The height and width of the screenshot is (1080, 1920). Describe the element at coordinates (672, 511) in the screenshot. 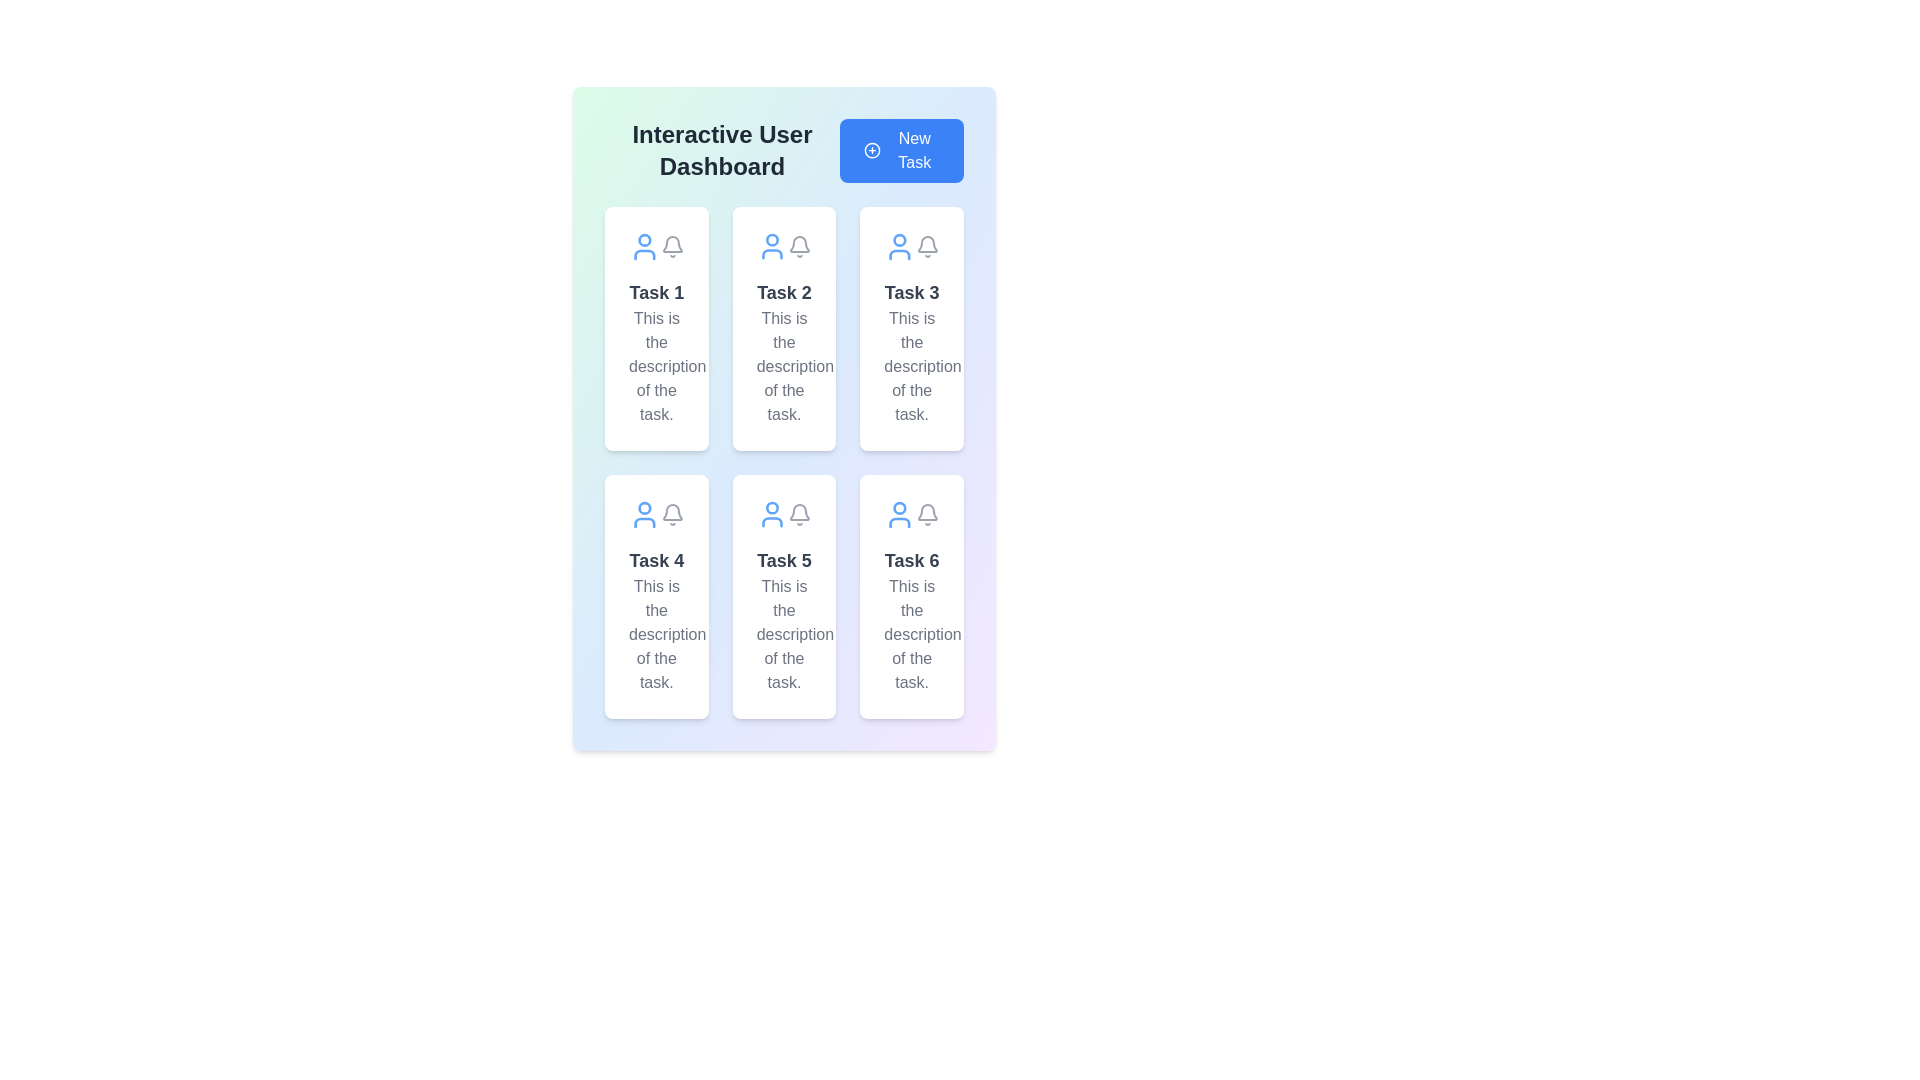

I see `the notification icon located in the upper right corner of the 'Task 4' panel` at that location.